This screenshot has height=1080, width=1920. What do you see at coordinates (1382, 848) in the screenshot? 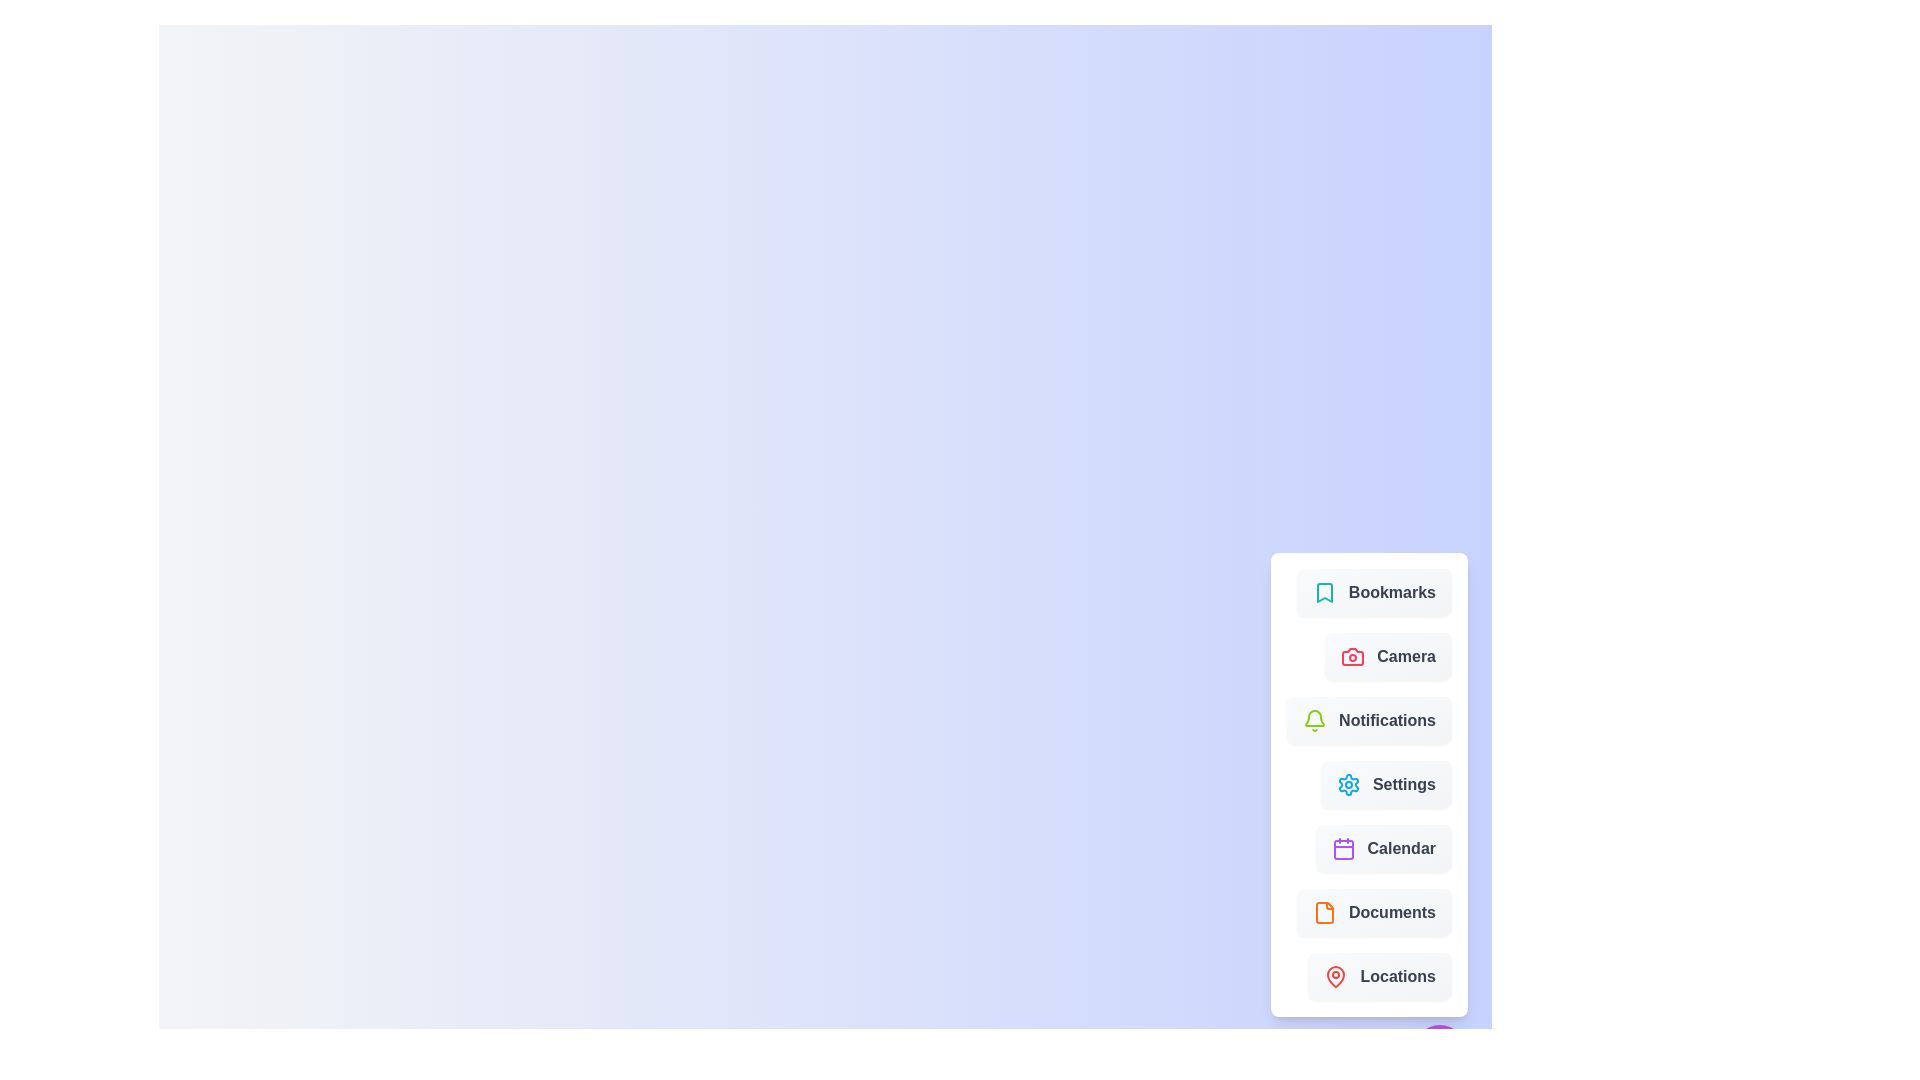
I see `the menu item corresponding to Calendar to activate its action` at bounding box center [1382, 848].